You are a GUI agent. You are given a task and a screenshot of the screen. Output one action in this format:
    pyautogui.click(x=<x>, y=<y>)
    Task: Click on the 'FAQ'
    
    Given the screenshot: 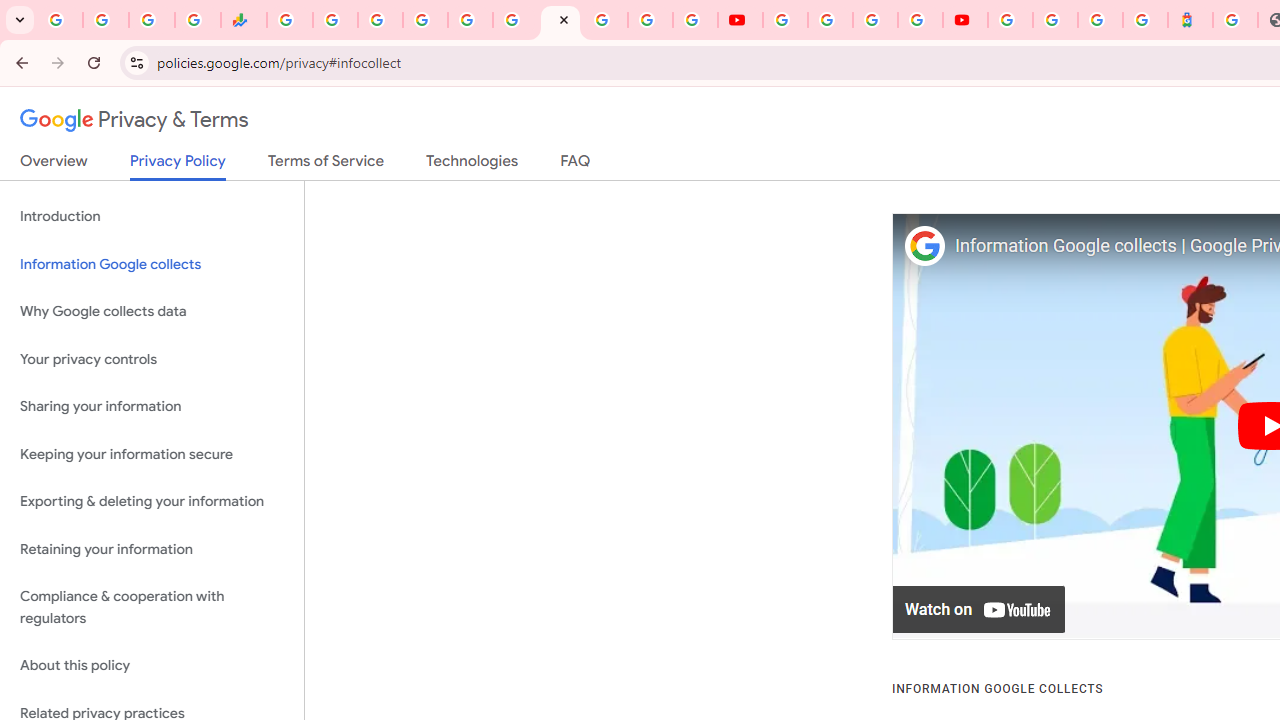 What is the action you would take?
    pyautogui.click(x=575, y=164)
    